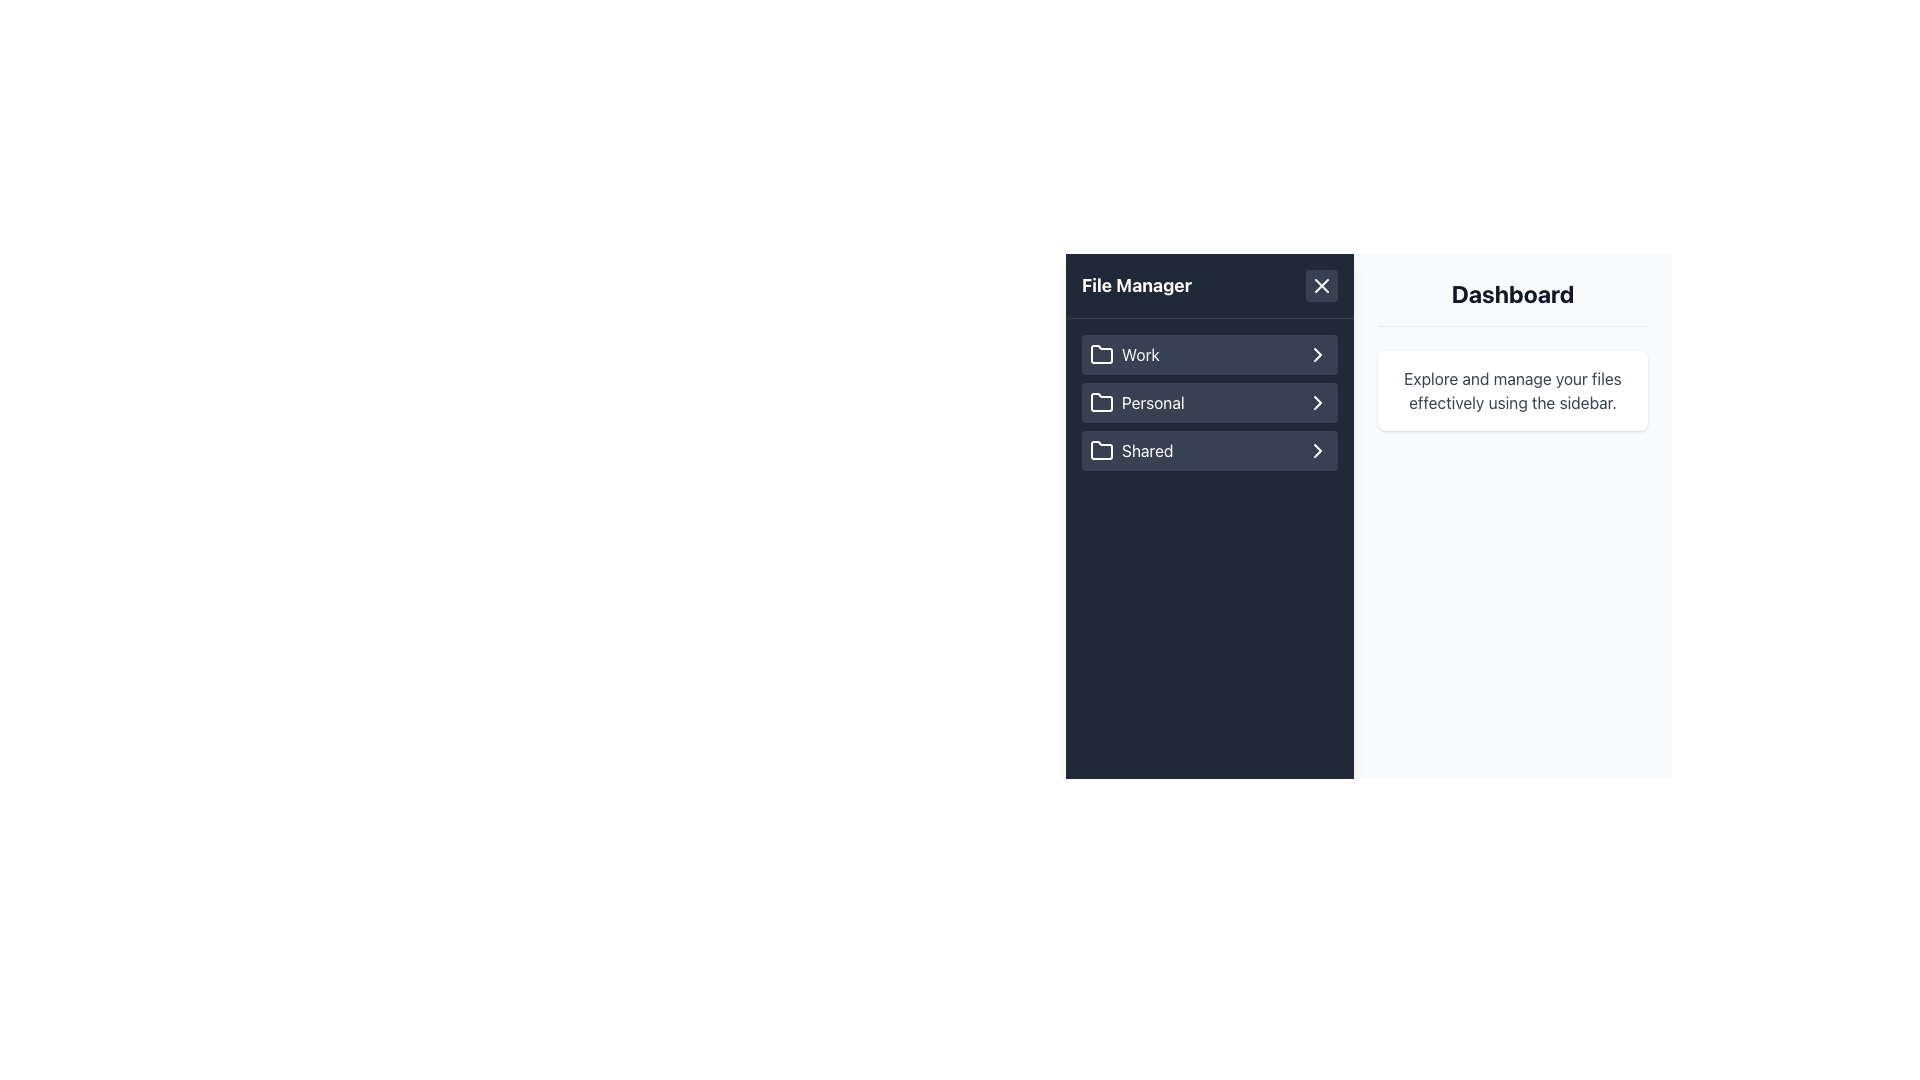  What do you see at coordinates (1512, 302) in the screenshot?
I see `the prominent 'Dashboard' text label located at the top section of the content area, which is styled in bold and large font` at bounding box center [1512, 302].